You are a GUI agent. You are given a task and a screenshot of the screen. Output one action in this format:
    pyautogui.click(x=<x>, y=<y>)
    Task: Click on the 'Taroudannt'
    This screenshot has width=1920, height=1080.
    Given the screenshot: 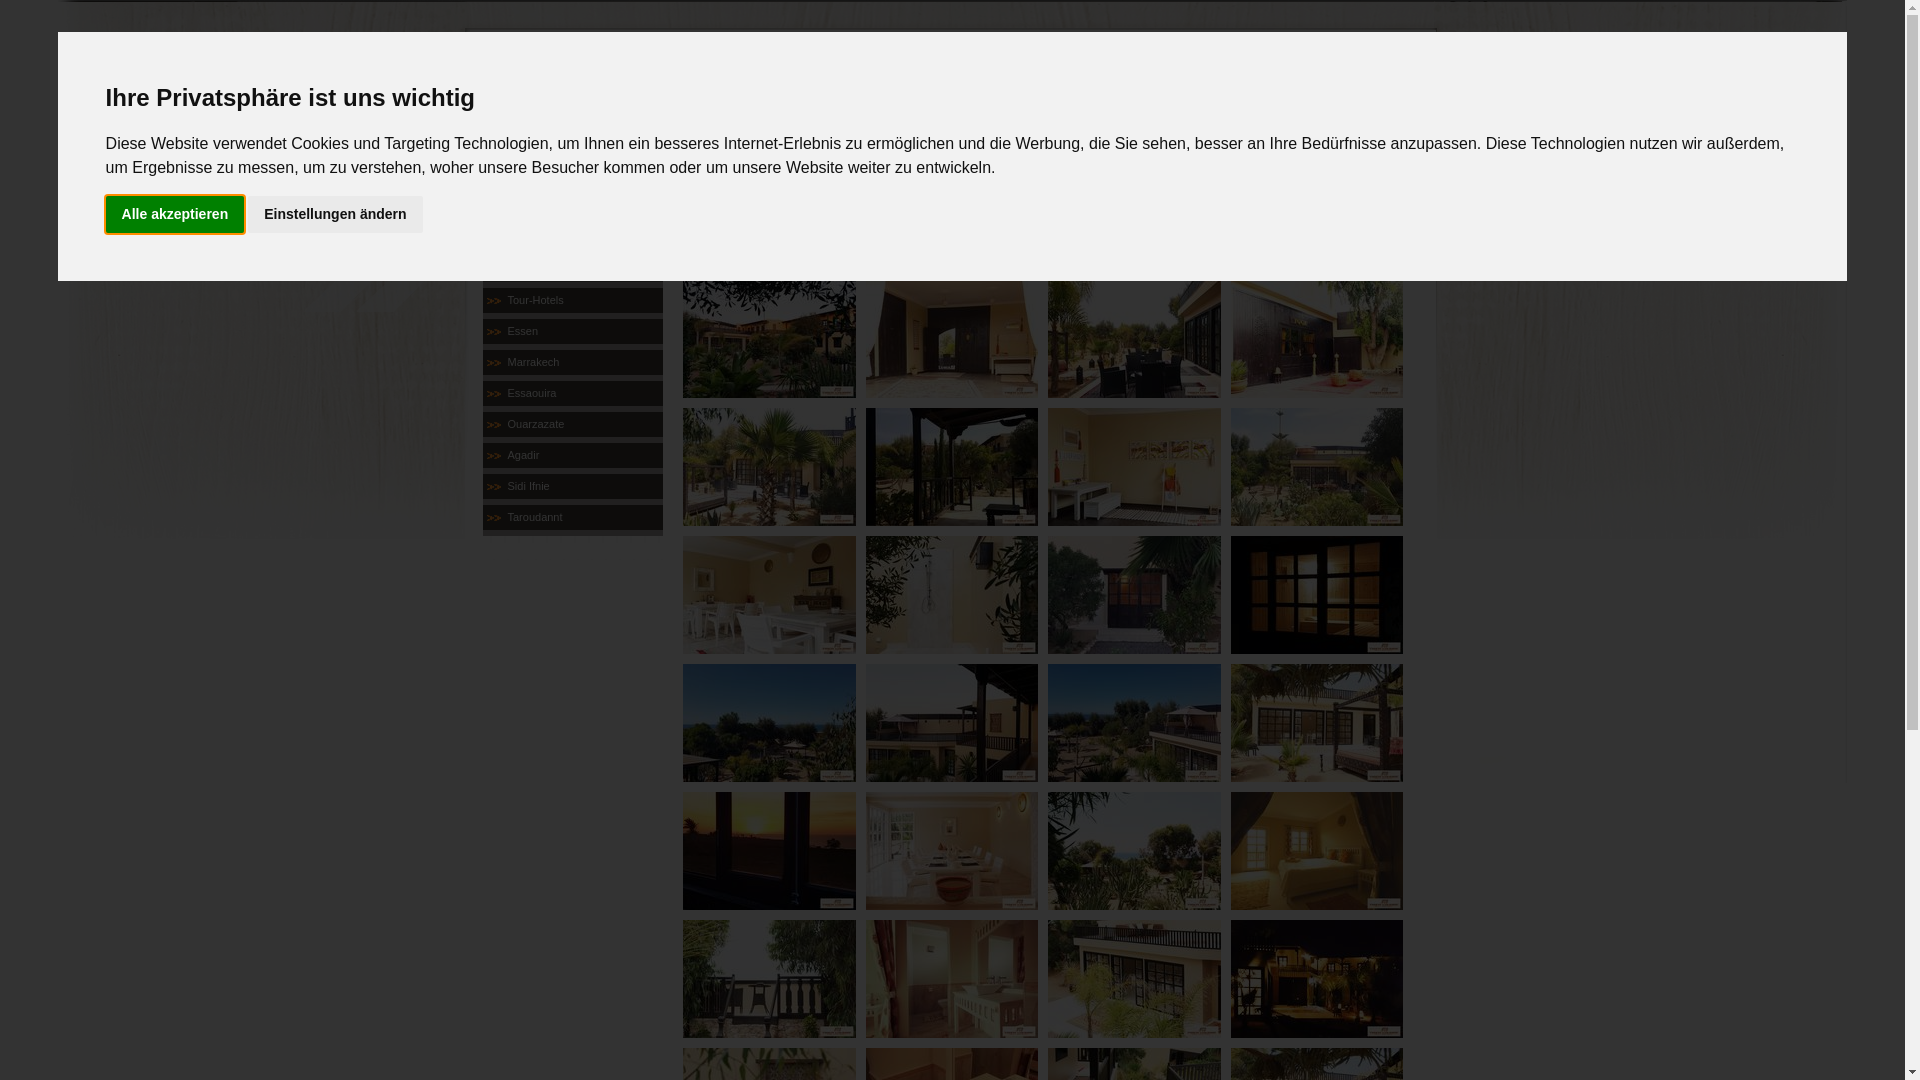 What is the action you would take?
    pyautogui.click(x=570, y=516)
    